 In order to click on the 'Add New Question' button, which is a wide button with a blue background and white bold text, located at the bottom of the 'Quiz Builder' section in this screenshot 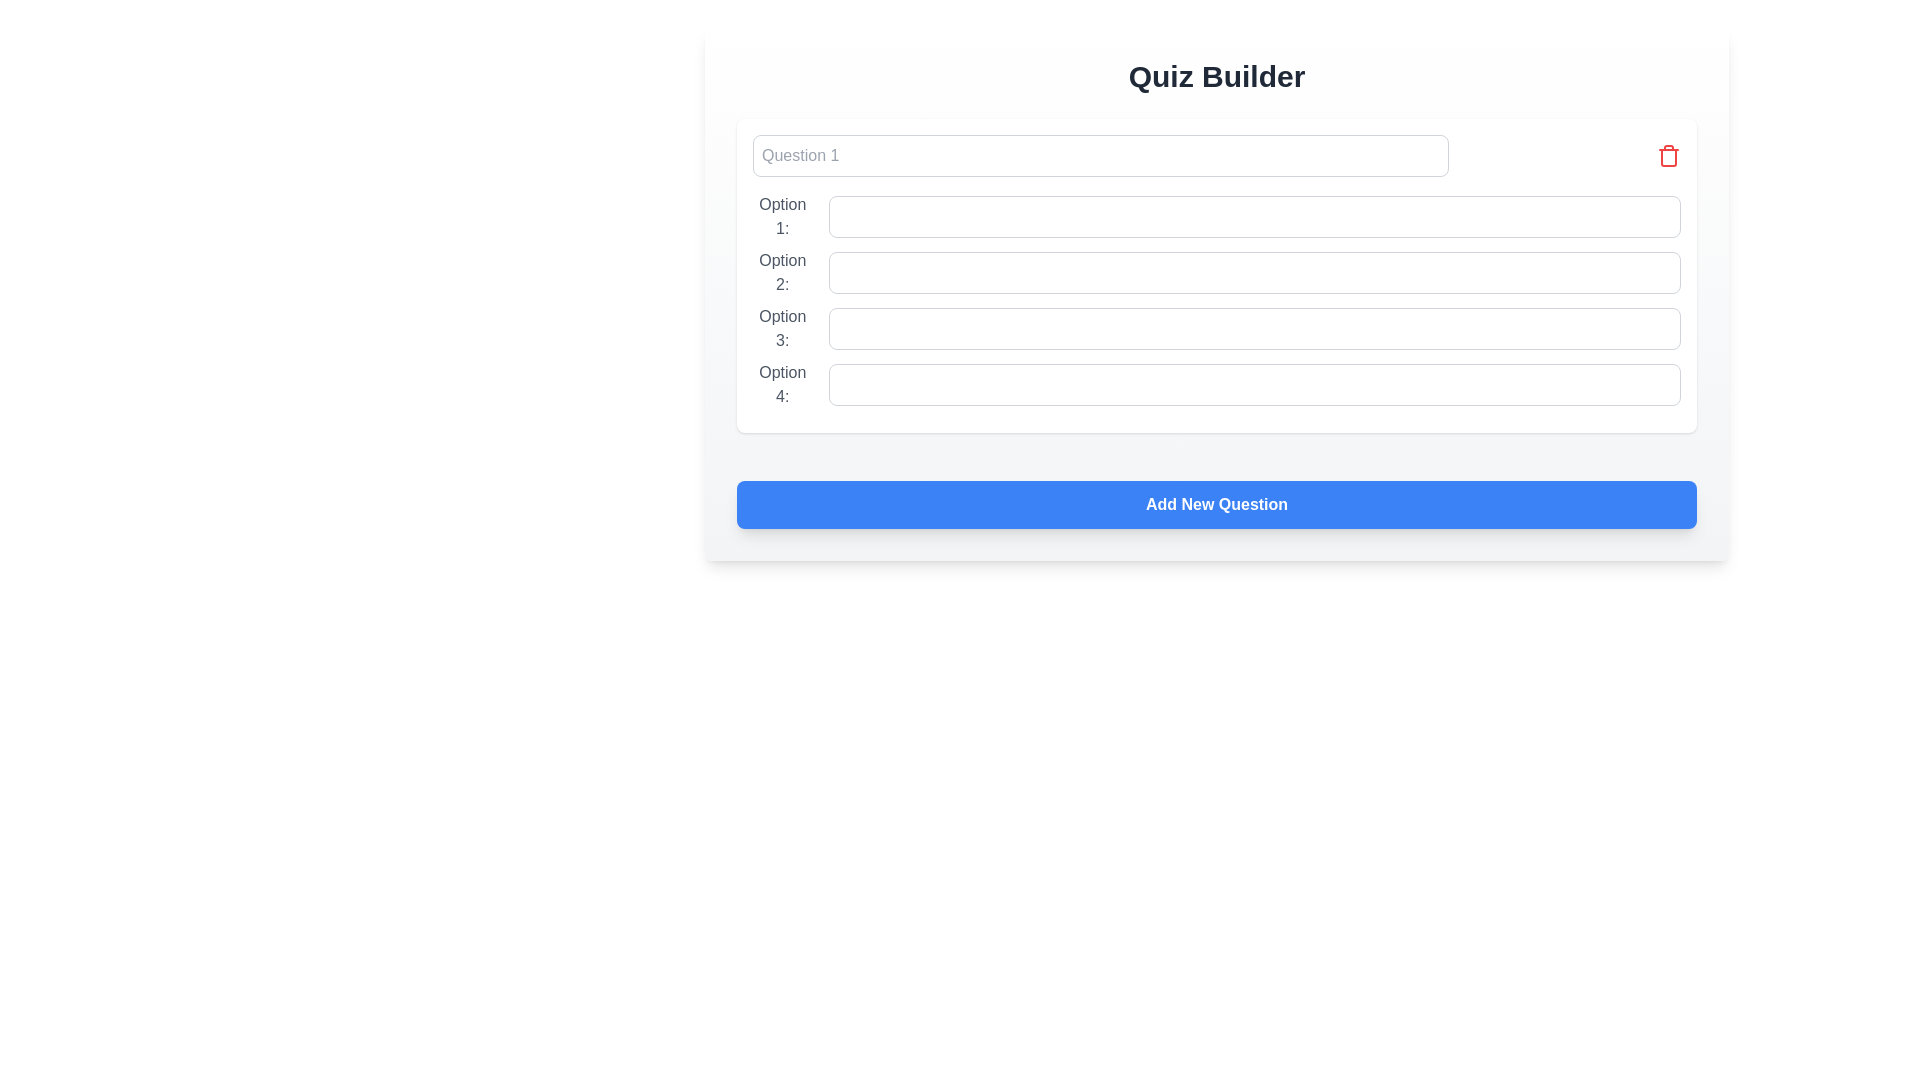, I will do `click(1216, 504)`.